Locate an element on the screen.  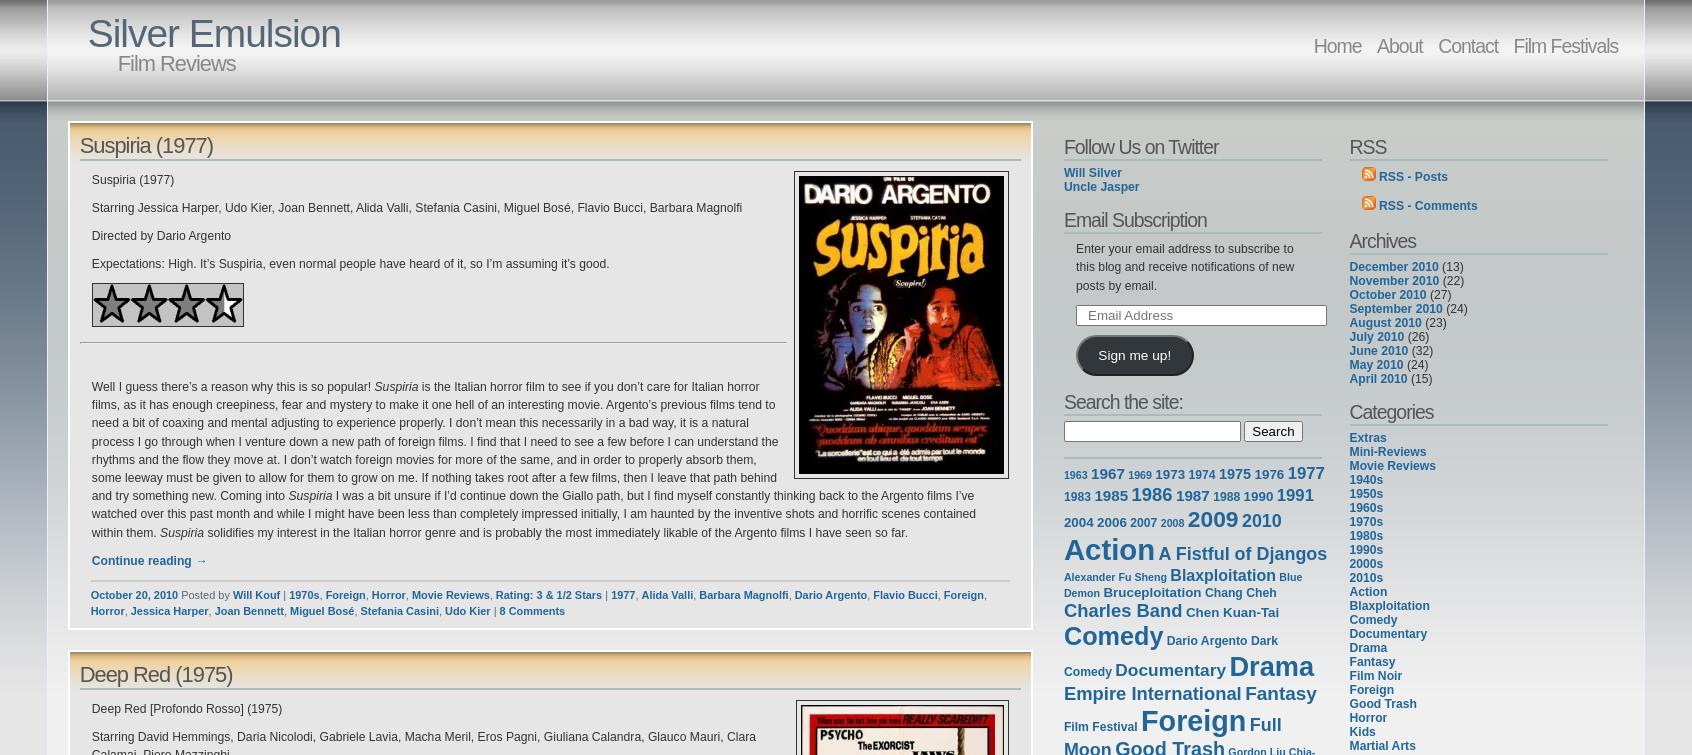
'Flavio Bucci' is located at coordinates (904, 593).